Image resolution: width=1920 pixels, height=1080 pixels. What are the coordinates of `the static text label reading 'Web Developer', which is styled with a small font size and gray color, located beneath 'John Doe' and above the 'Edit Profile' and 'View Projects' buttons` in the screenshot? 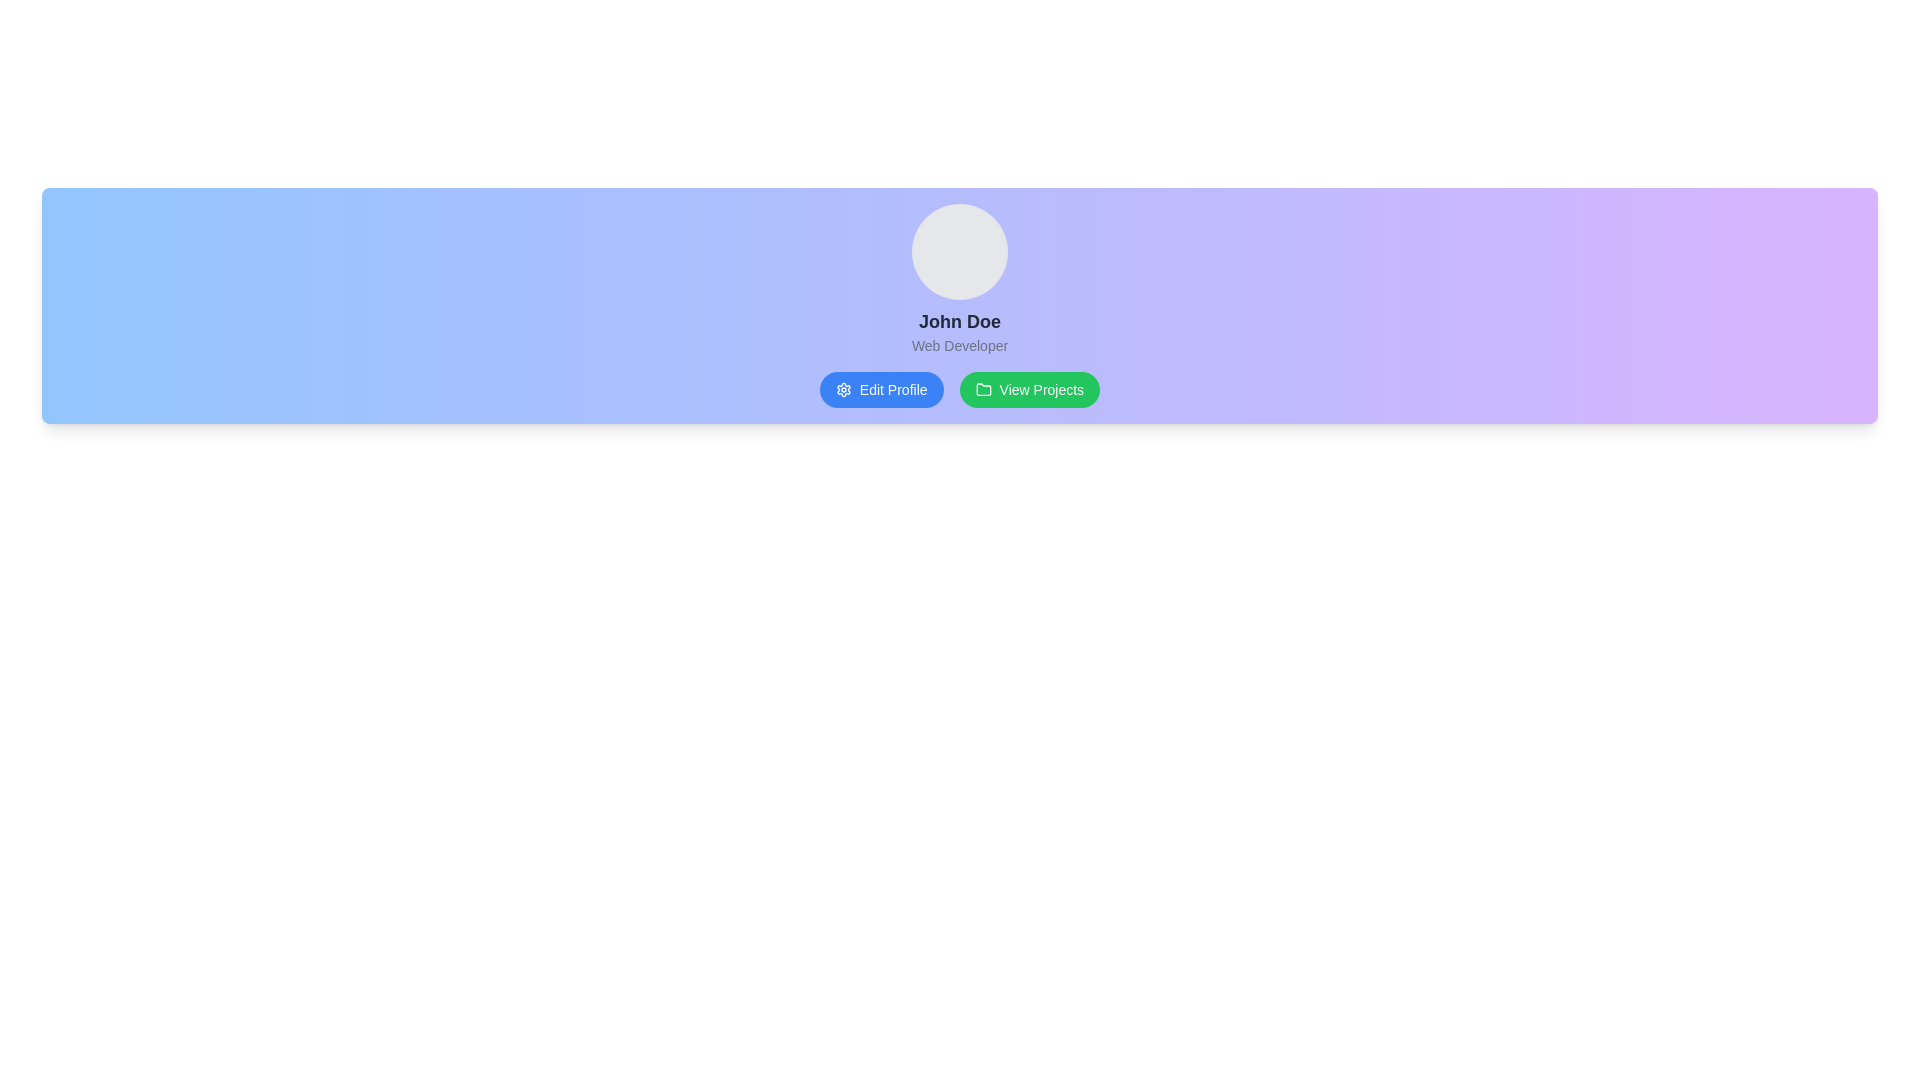 It's located at (960, 345).